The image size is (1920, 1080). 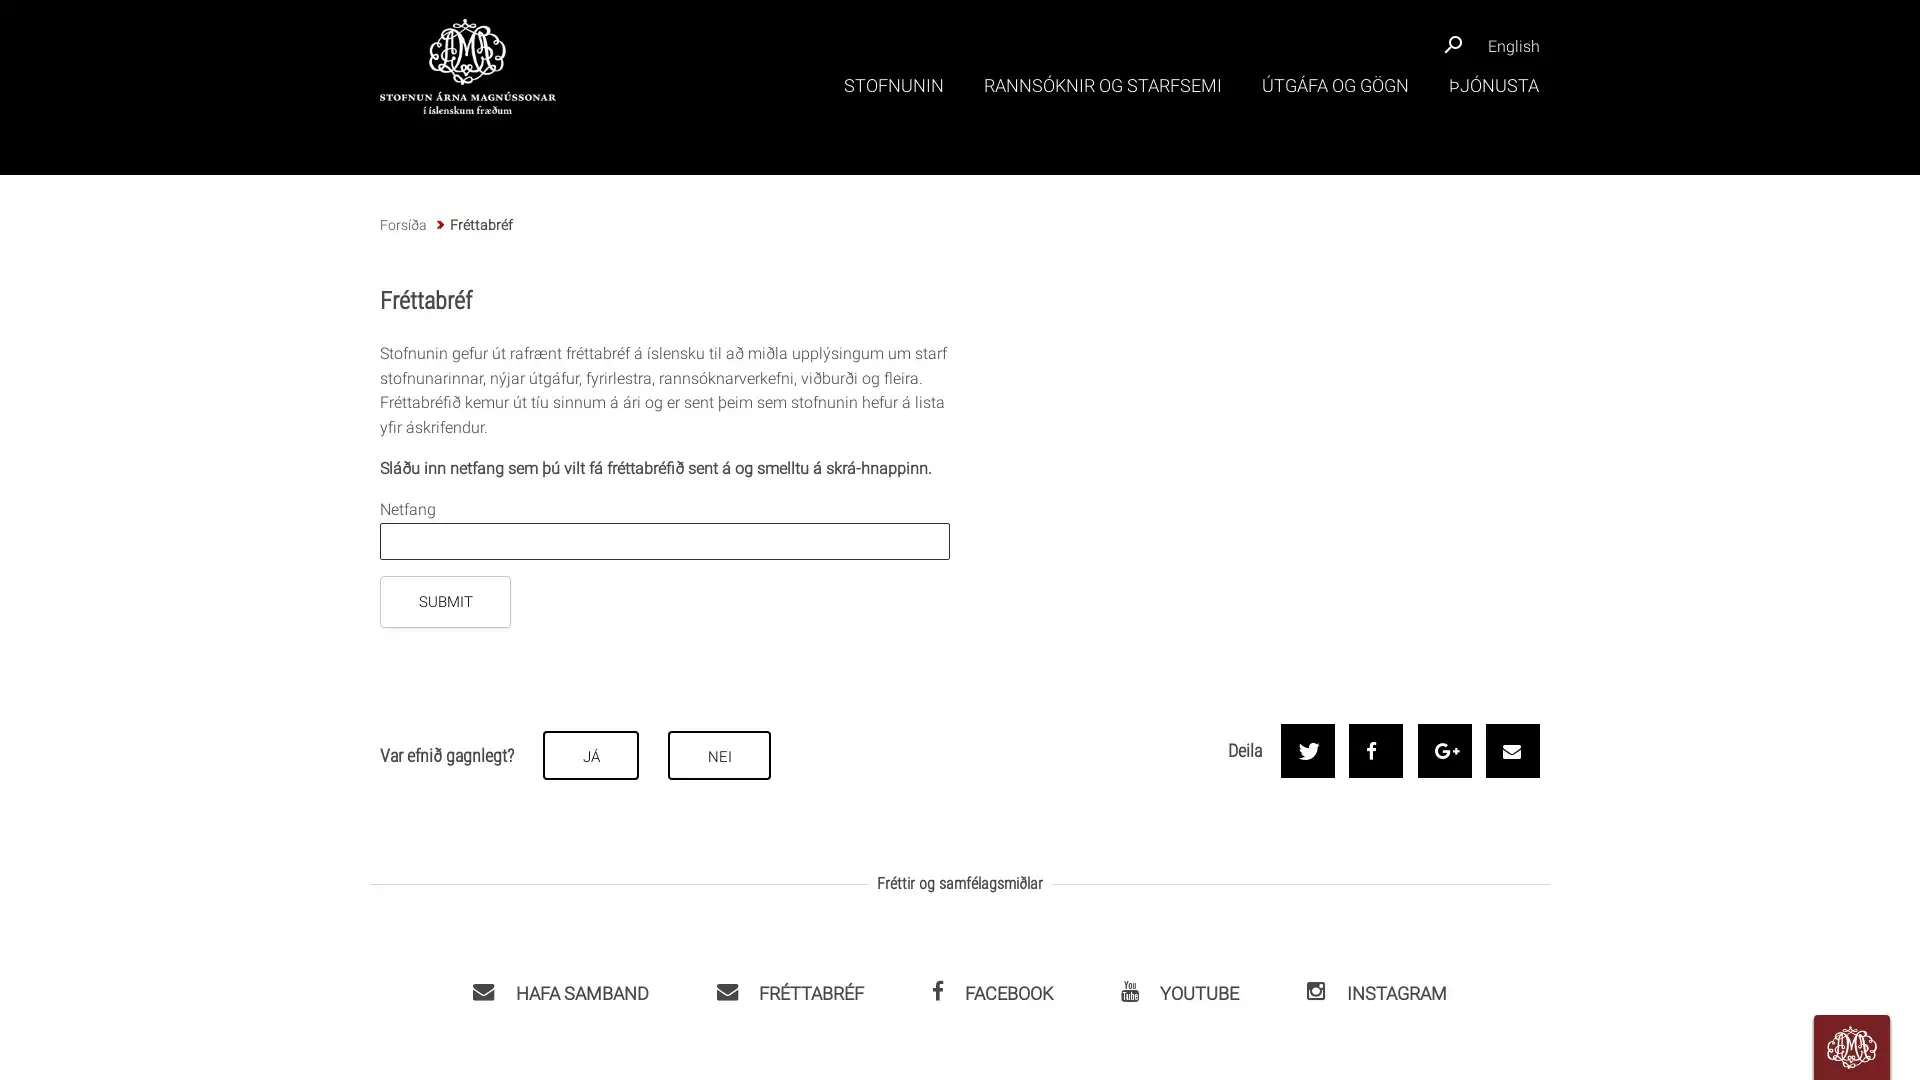 What do you see at coordinates (1512, 749) in the screenshot?
I see `Send by email` at bounding box center [1512, 749].